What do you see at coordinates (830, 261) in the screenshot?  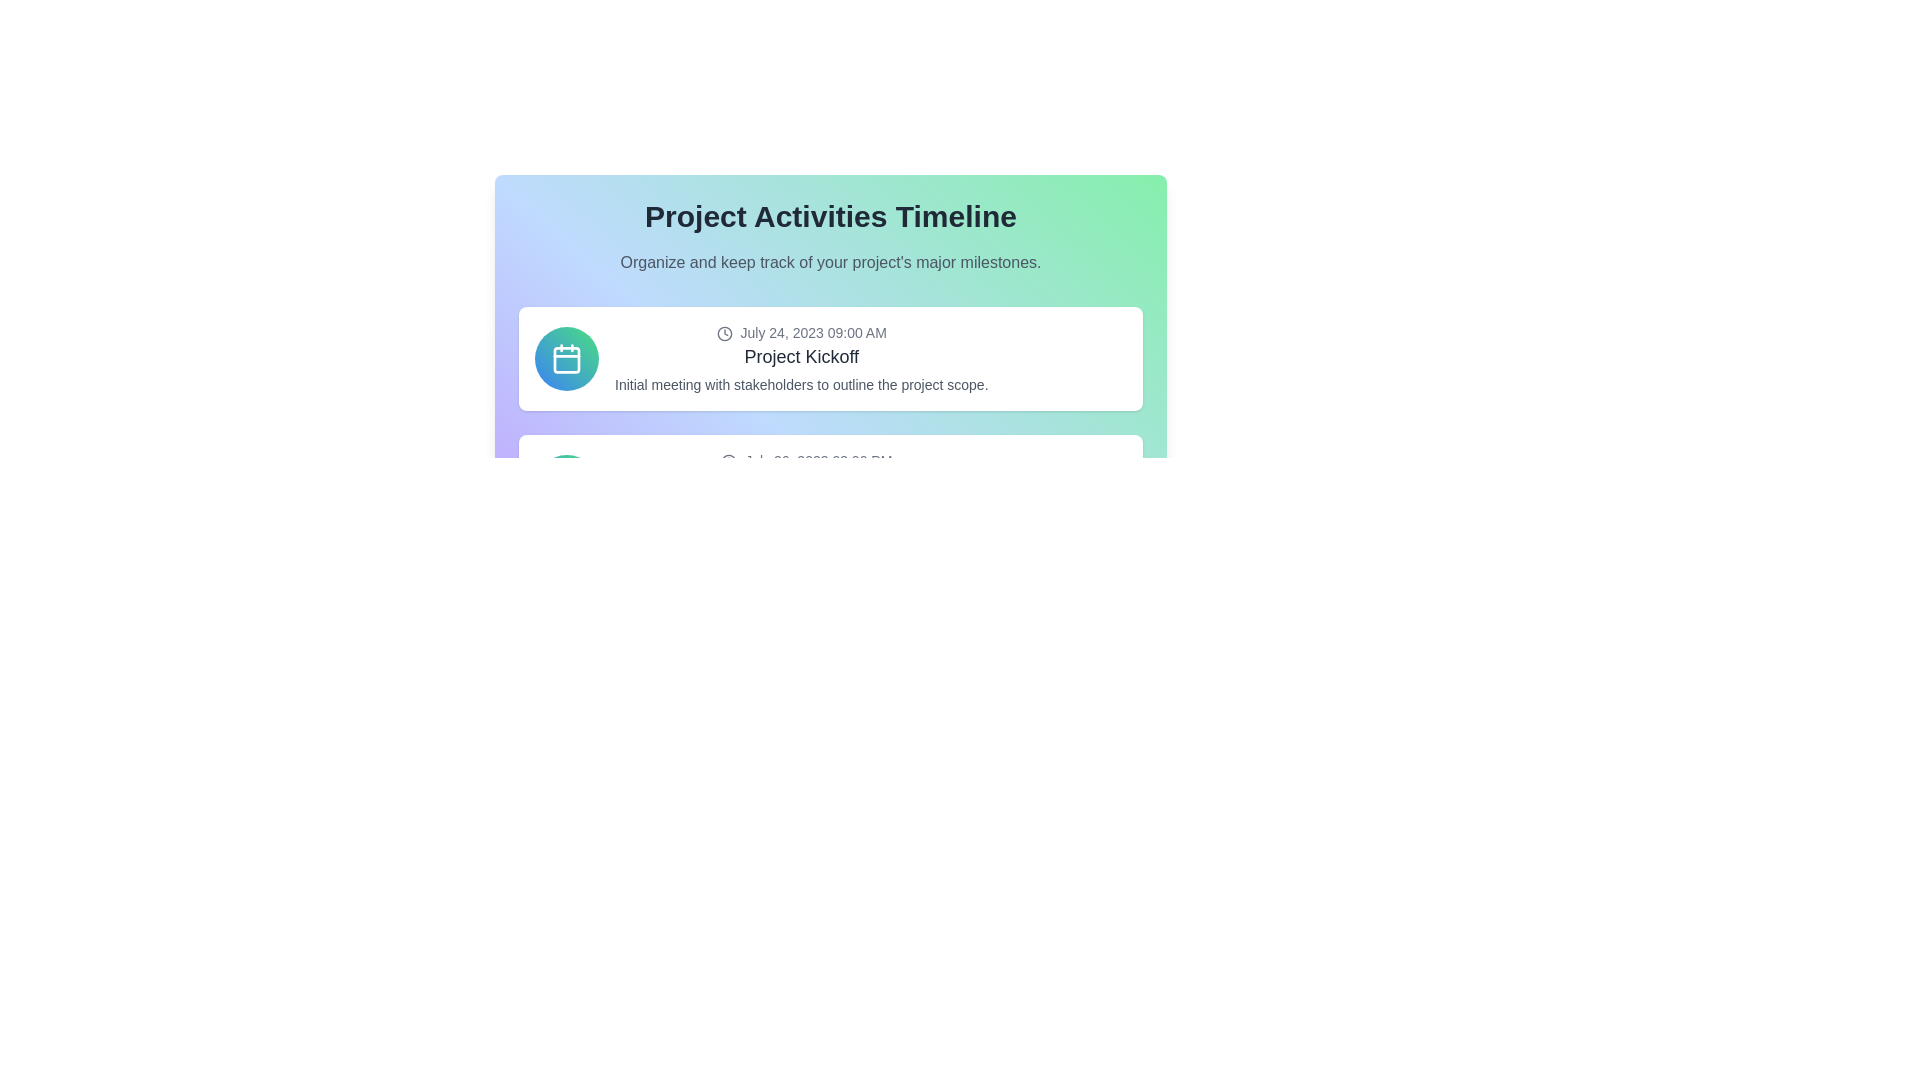 I see `the static text element that contains the content 'Organize and keep track of your project's major milestones.' which is located below the heading 'Project Activities Timeline'` at bounding box center [830, 261].